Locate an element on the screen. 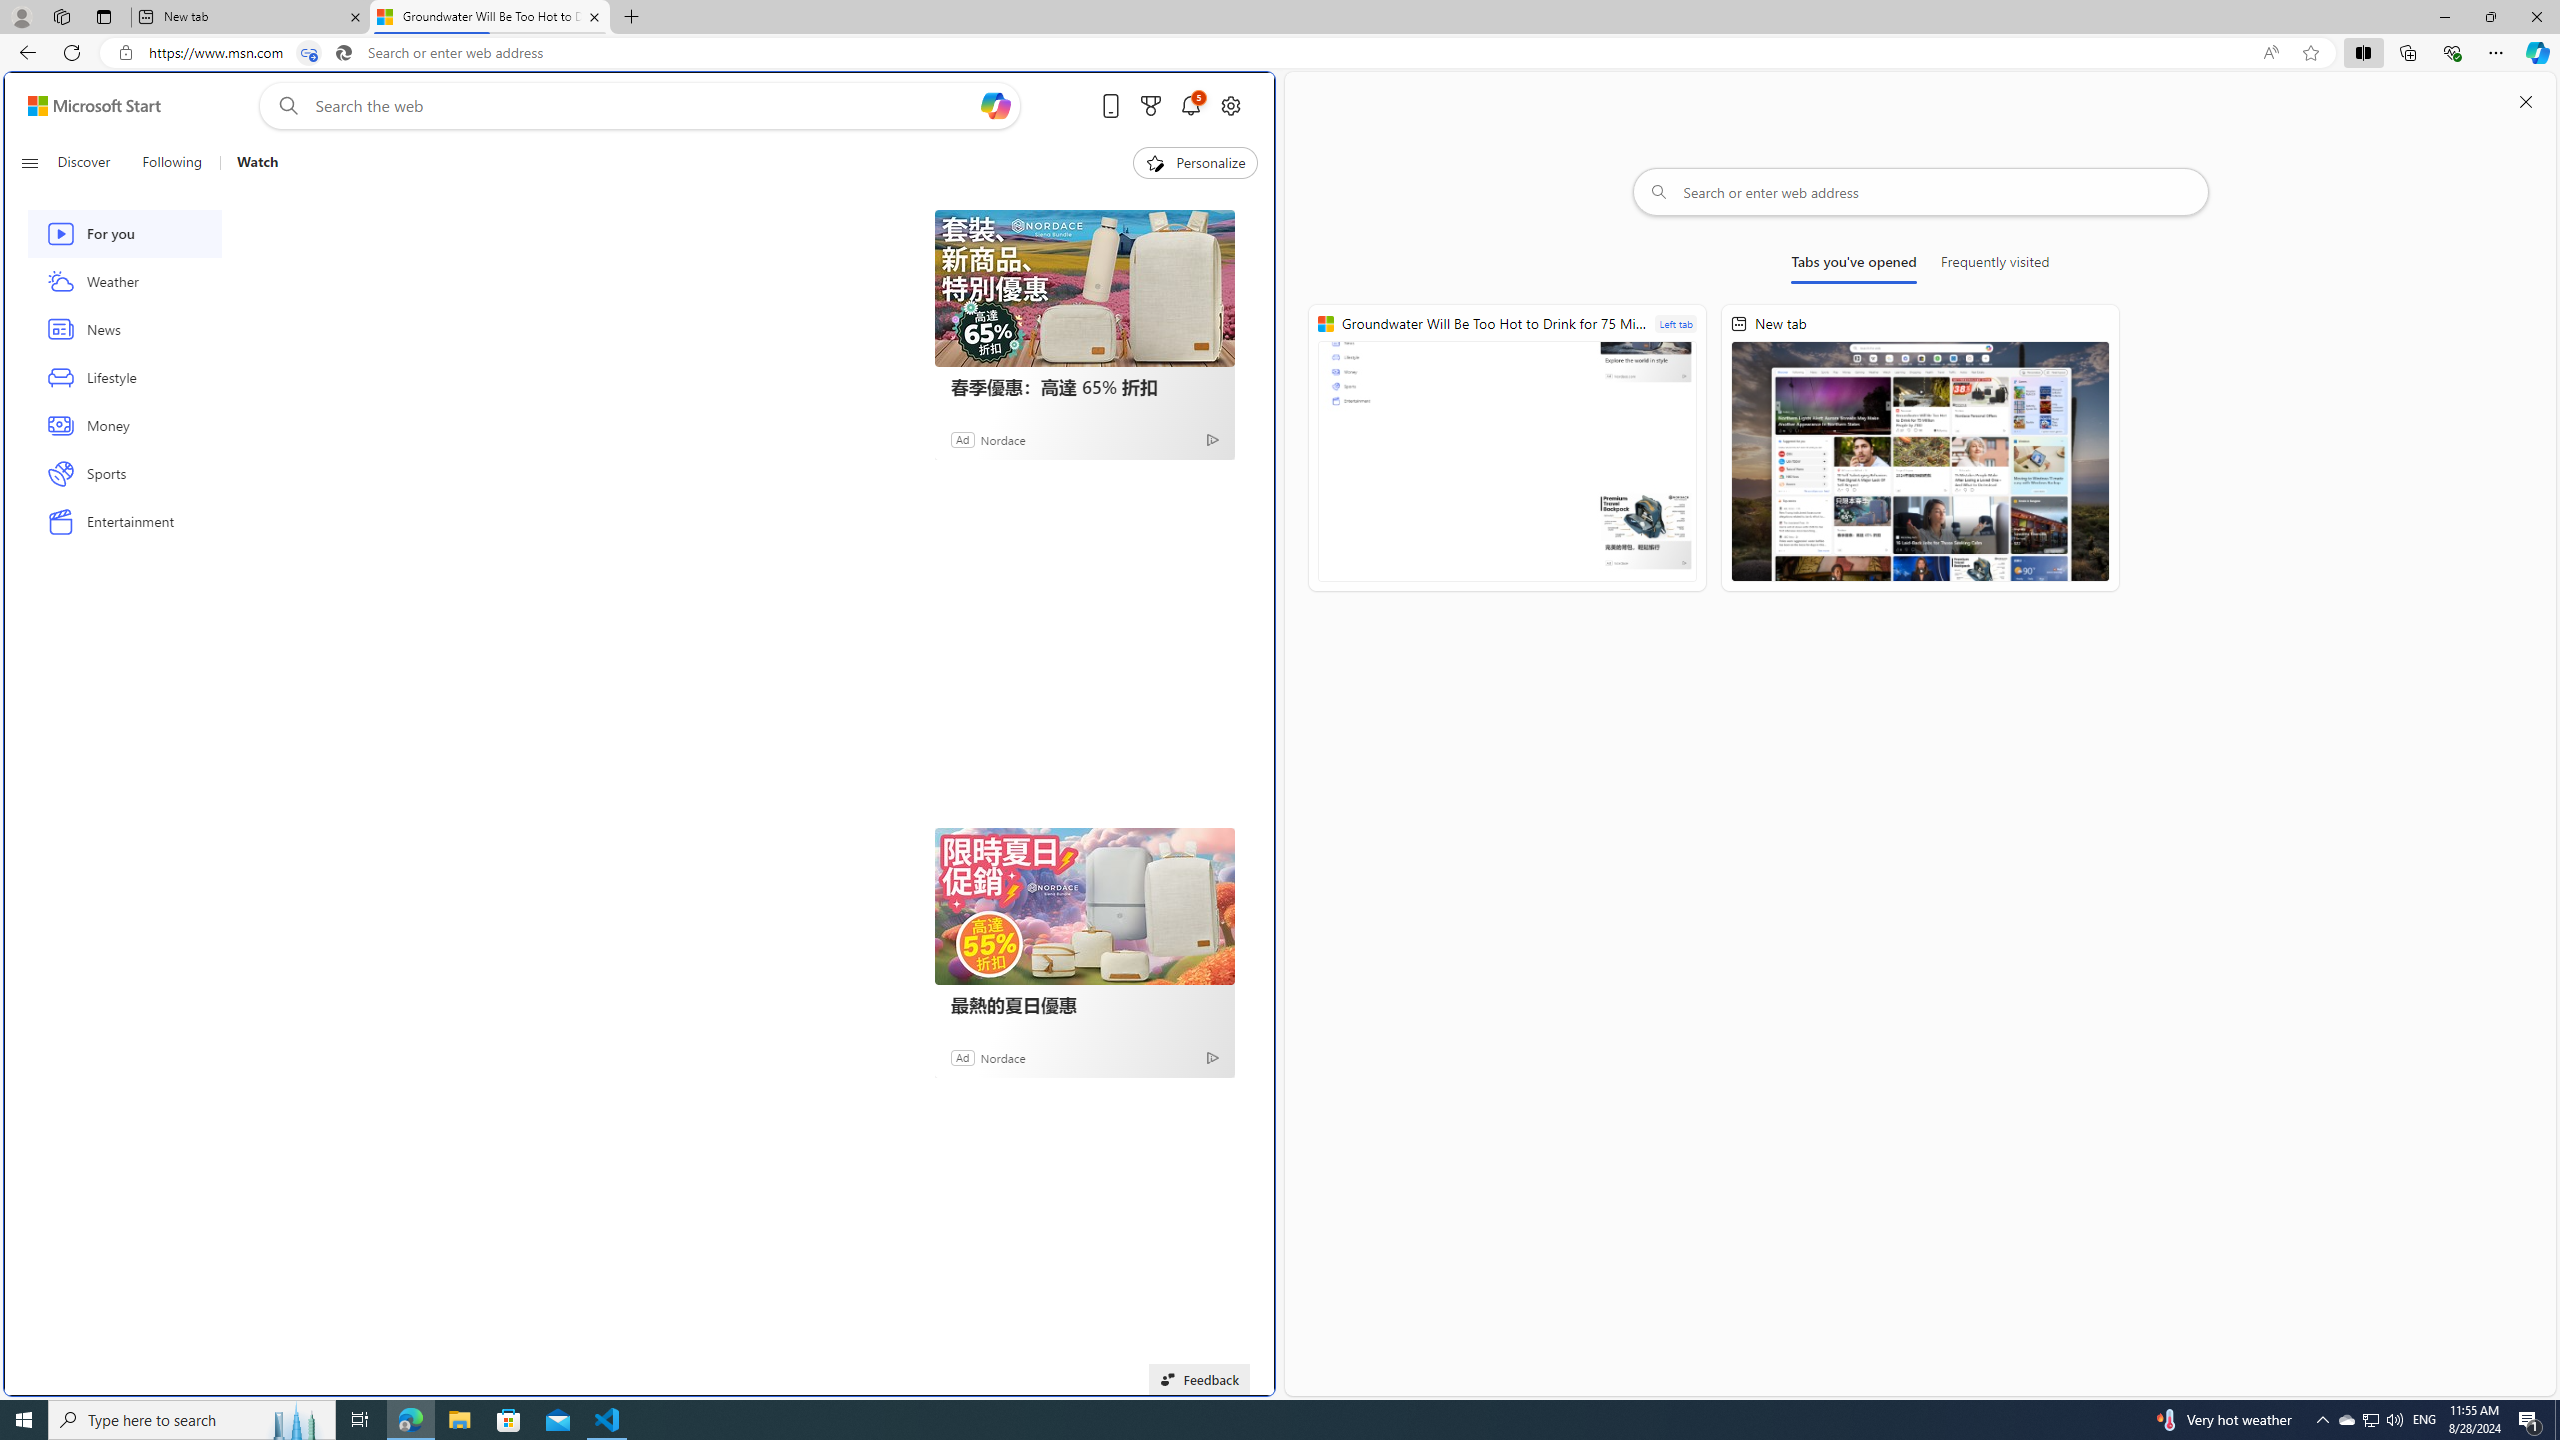  'Skip to footer' is located at coordinates (81, 104).